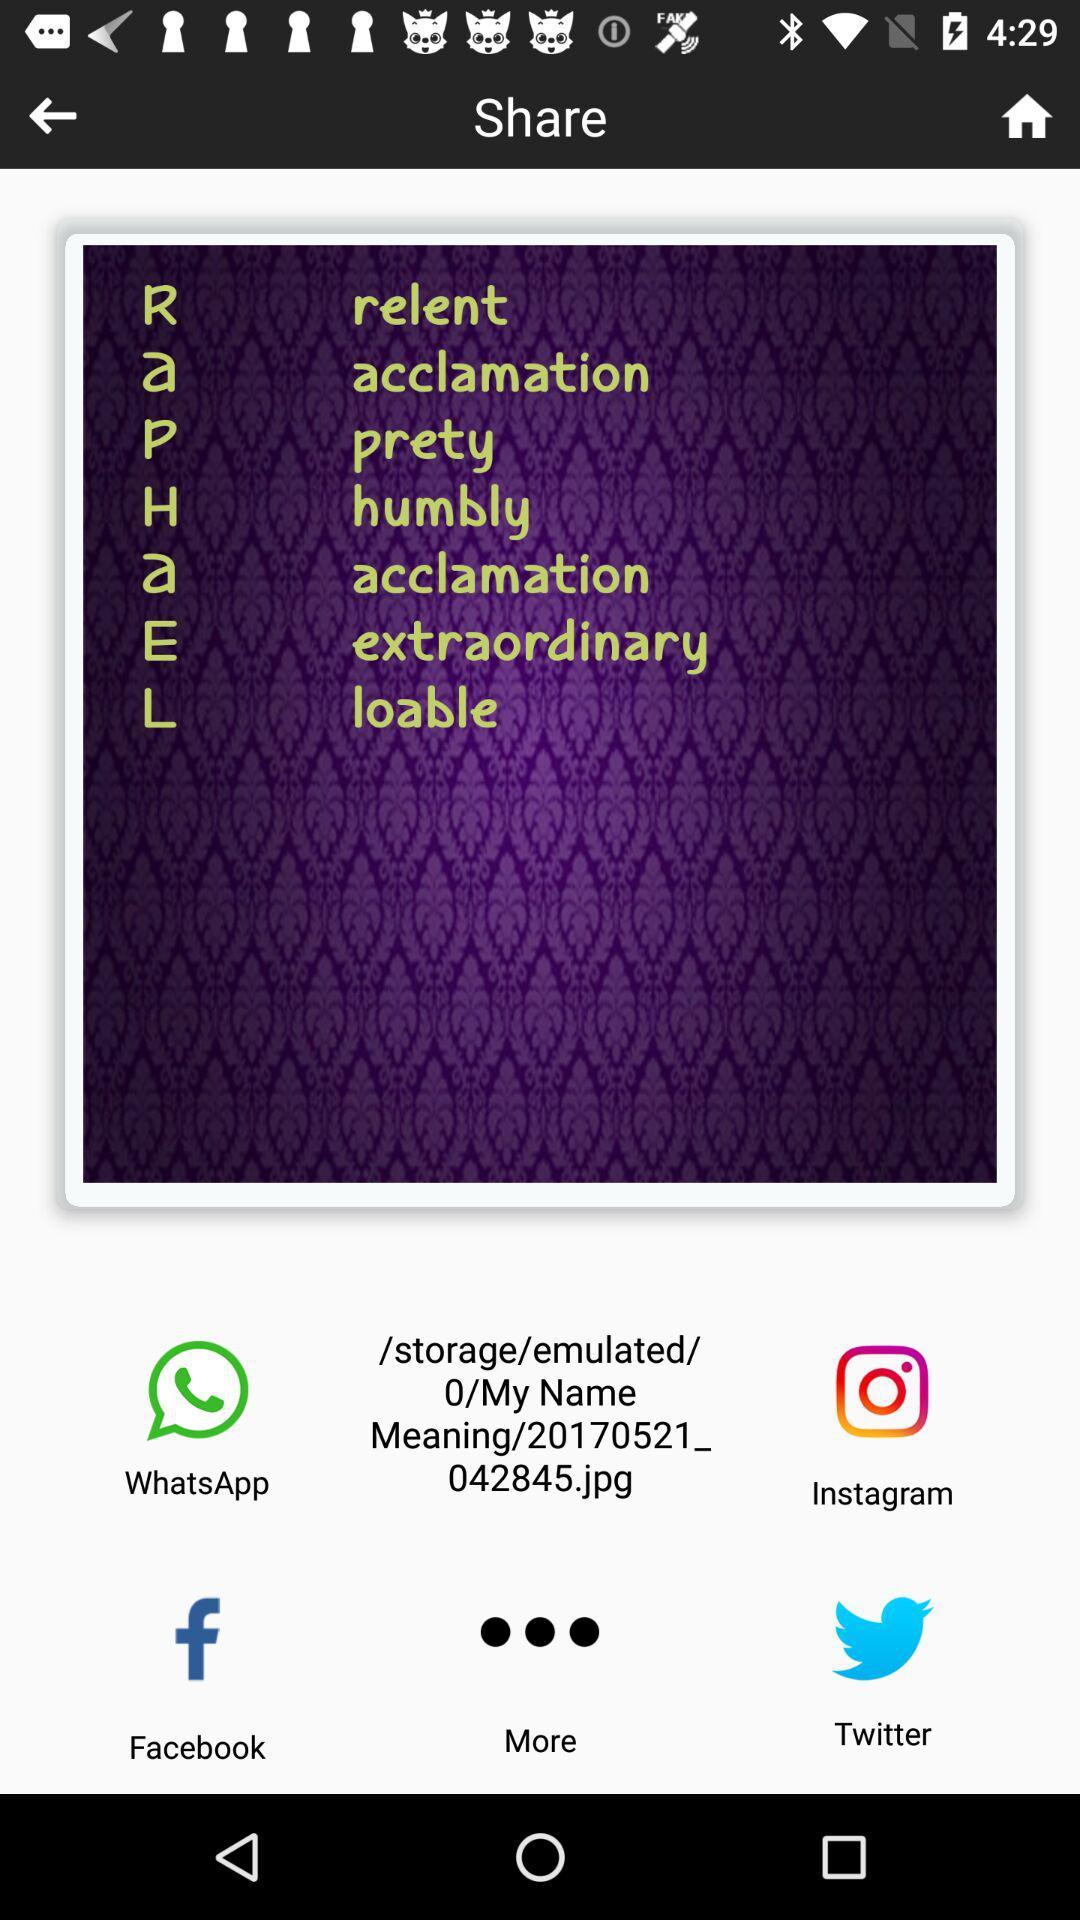 This screenshot has height=1920, width=1080. What do you see at coordinates (881, 1638) in the screenshot?
I see `share article to twitter` at bounding box center [881, 1638].